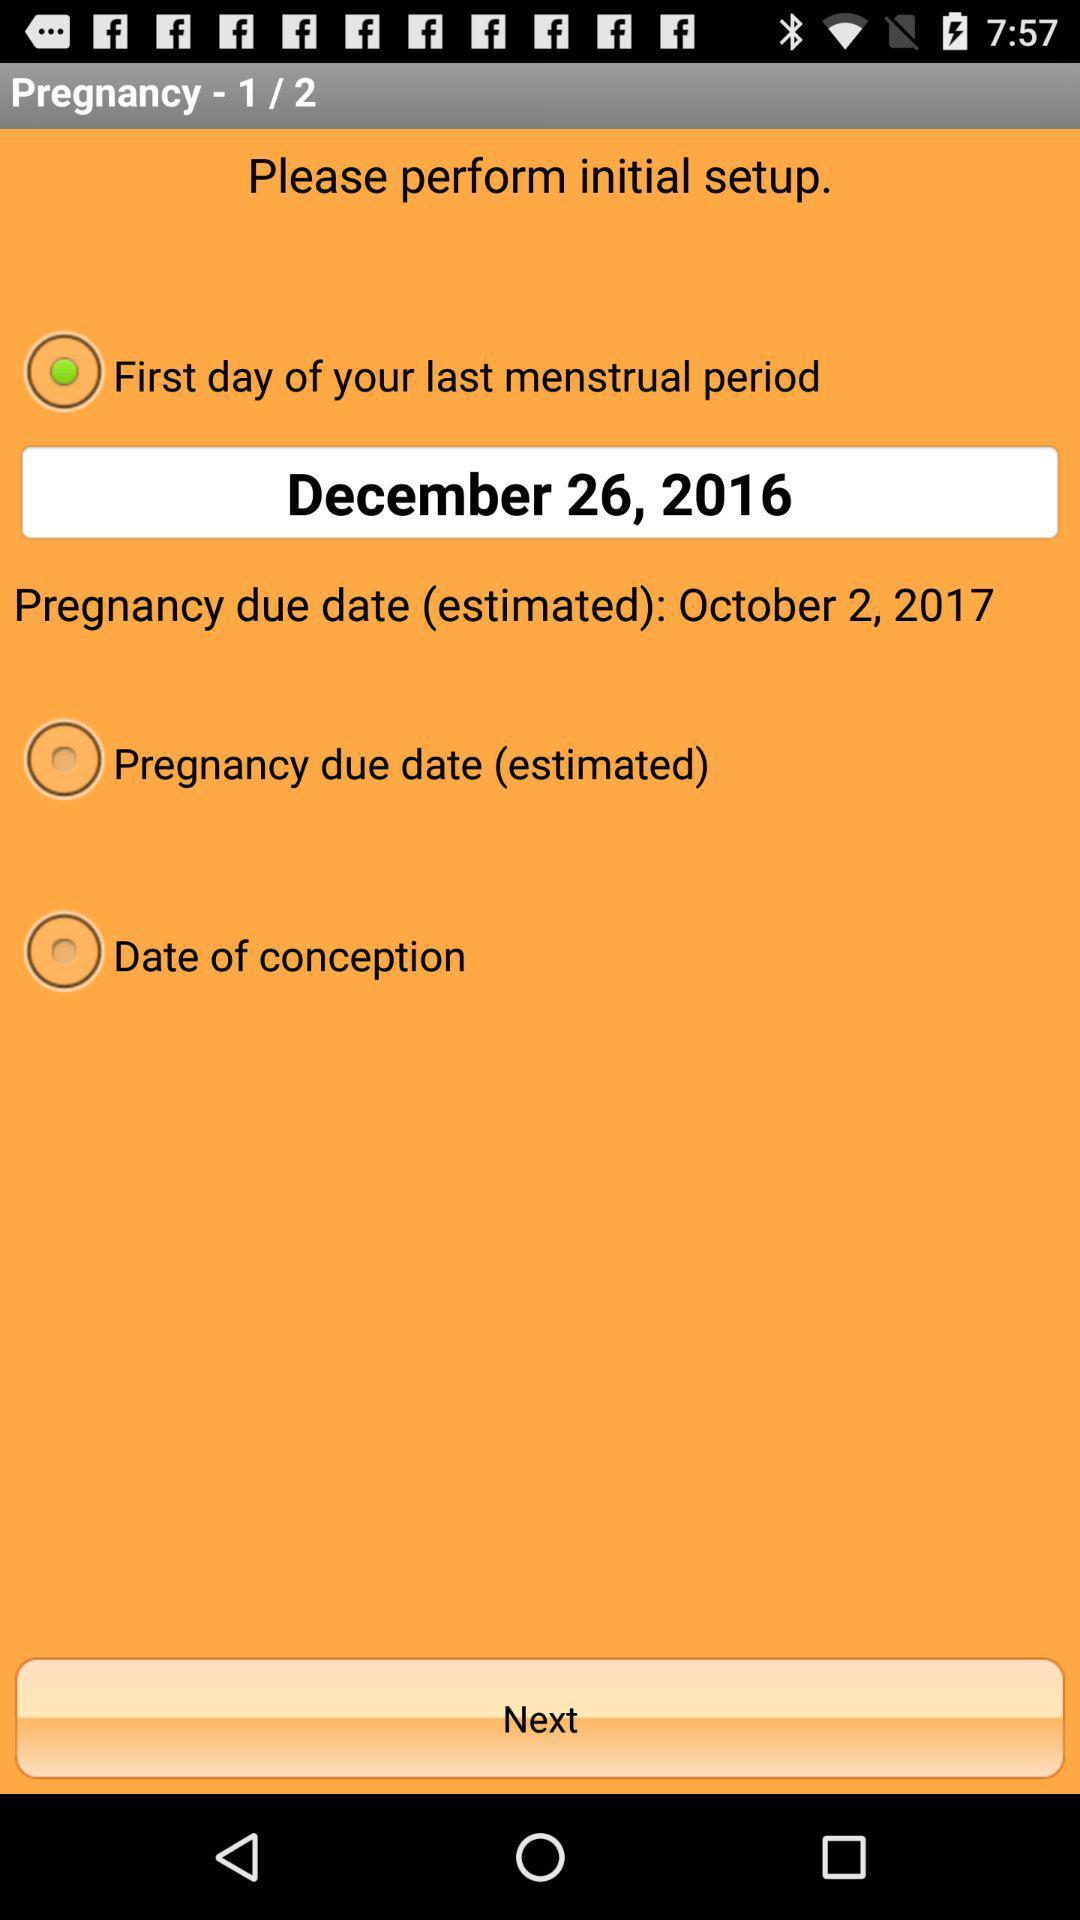 This screenshot has width=1080, height=1920. Describe the element at coordinates (540, 1717) in the screenshot. I see `next item` at that location.